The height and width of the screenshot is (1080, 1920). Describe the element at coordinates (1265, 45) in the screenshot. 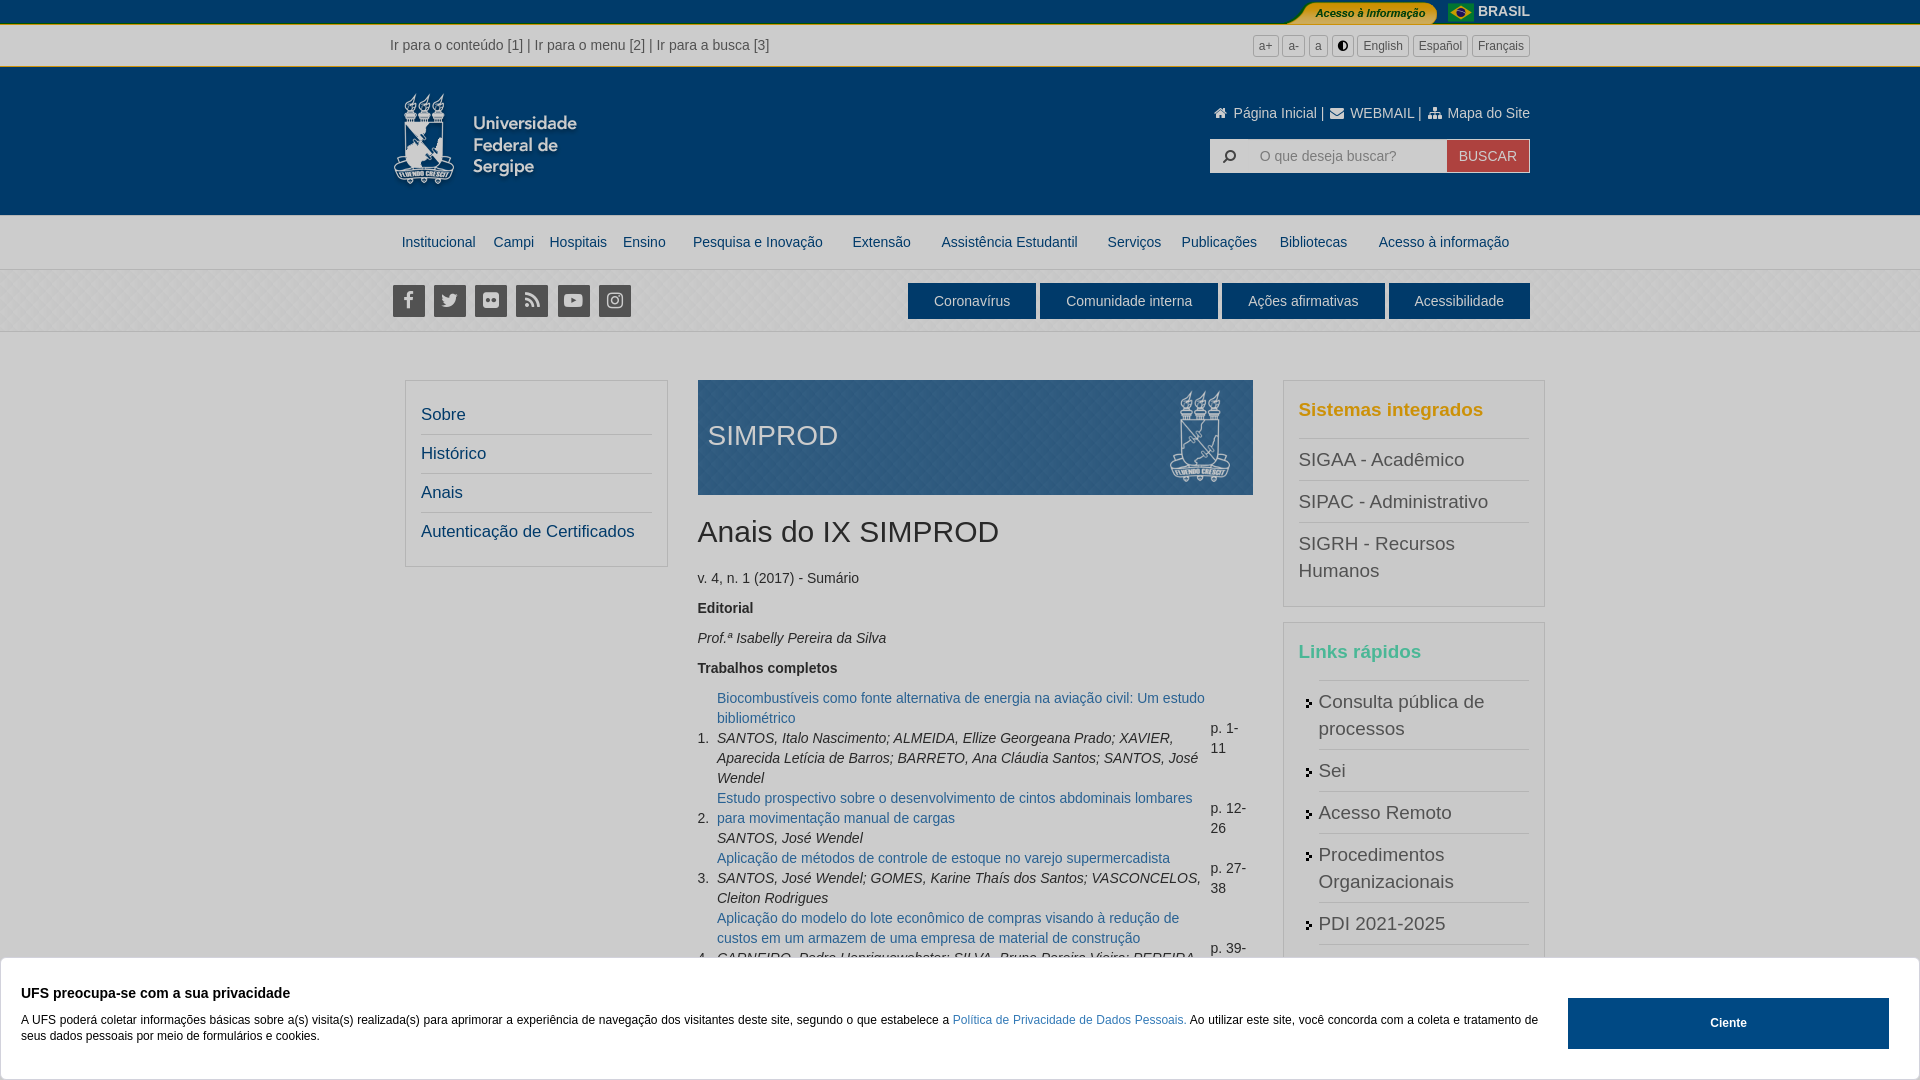

I see `'a+'` at that location.